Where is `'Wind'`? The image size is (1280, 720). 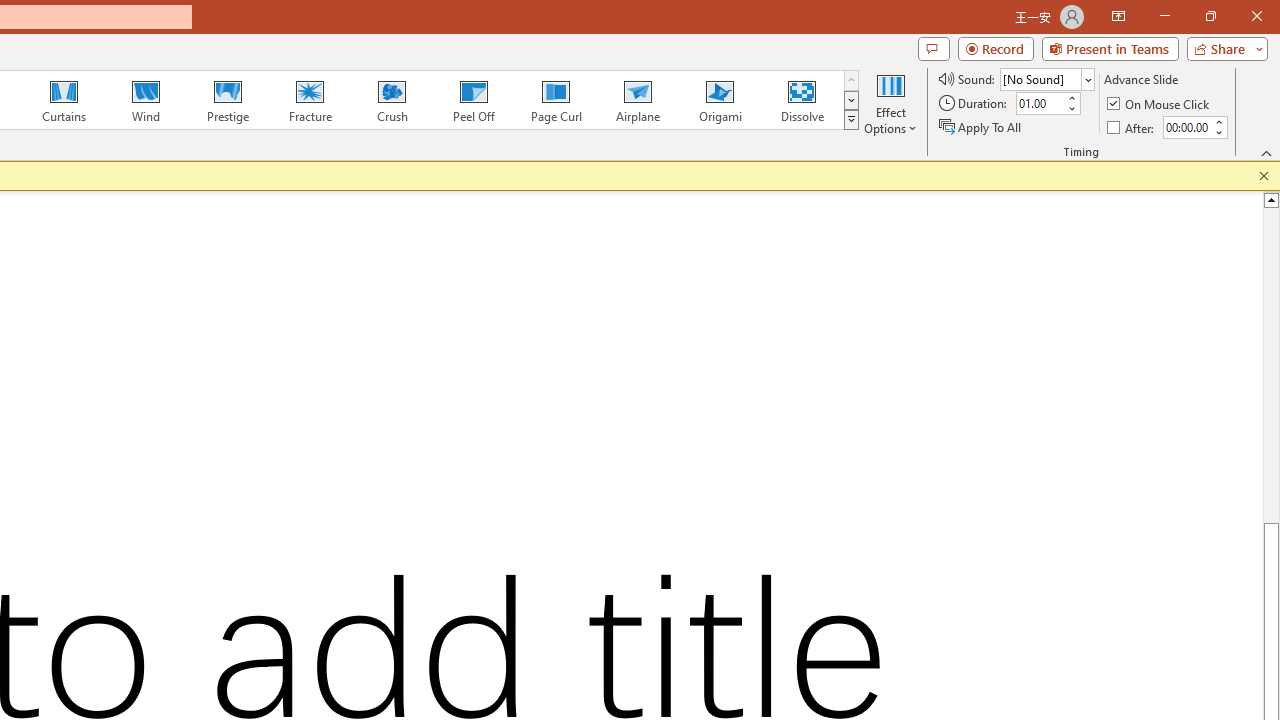
'Wind' is located at coordinates (144, 100).